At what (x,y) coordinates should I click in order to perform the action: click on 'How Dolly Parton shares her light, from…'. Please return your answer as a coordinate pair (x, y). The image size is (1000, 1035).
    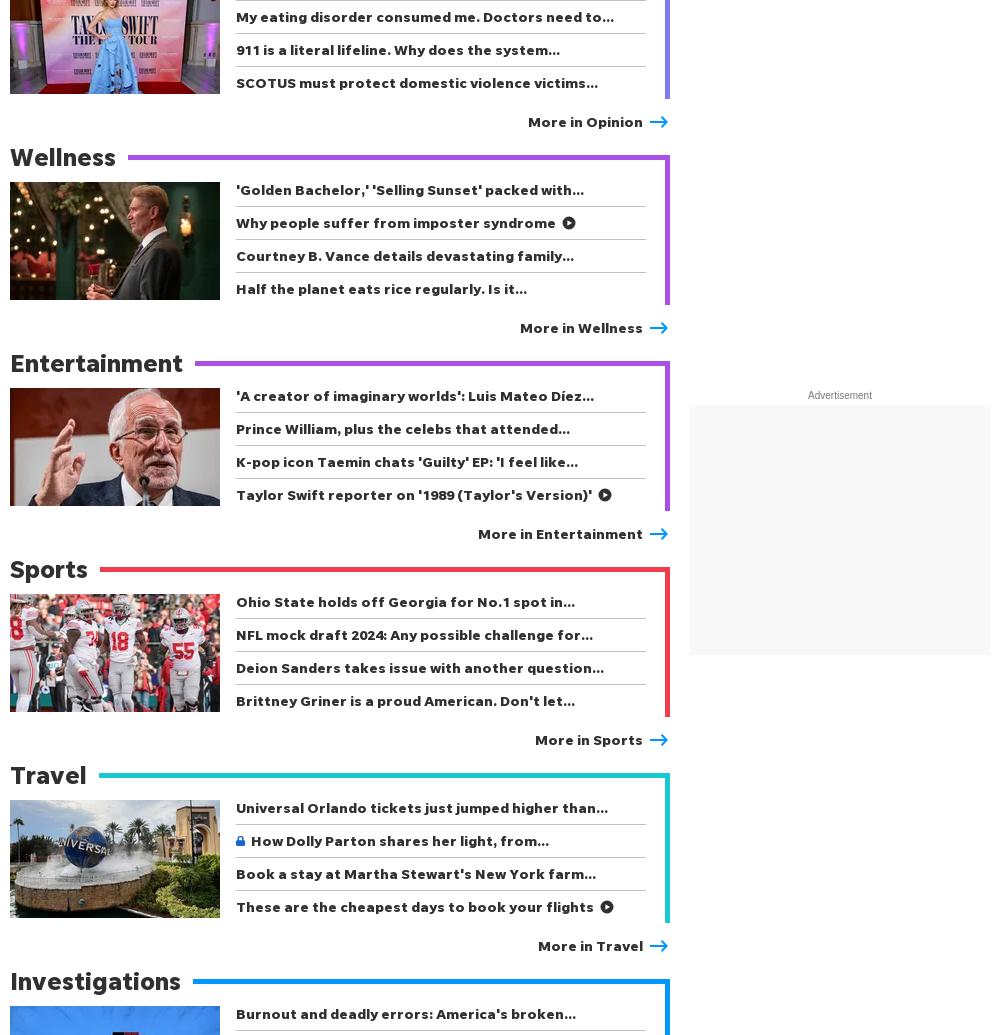
    Looking at the image, I should click on (400, 839).